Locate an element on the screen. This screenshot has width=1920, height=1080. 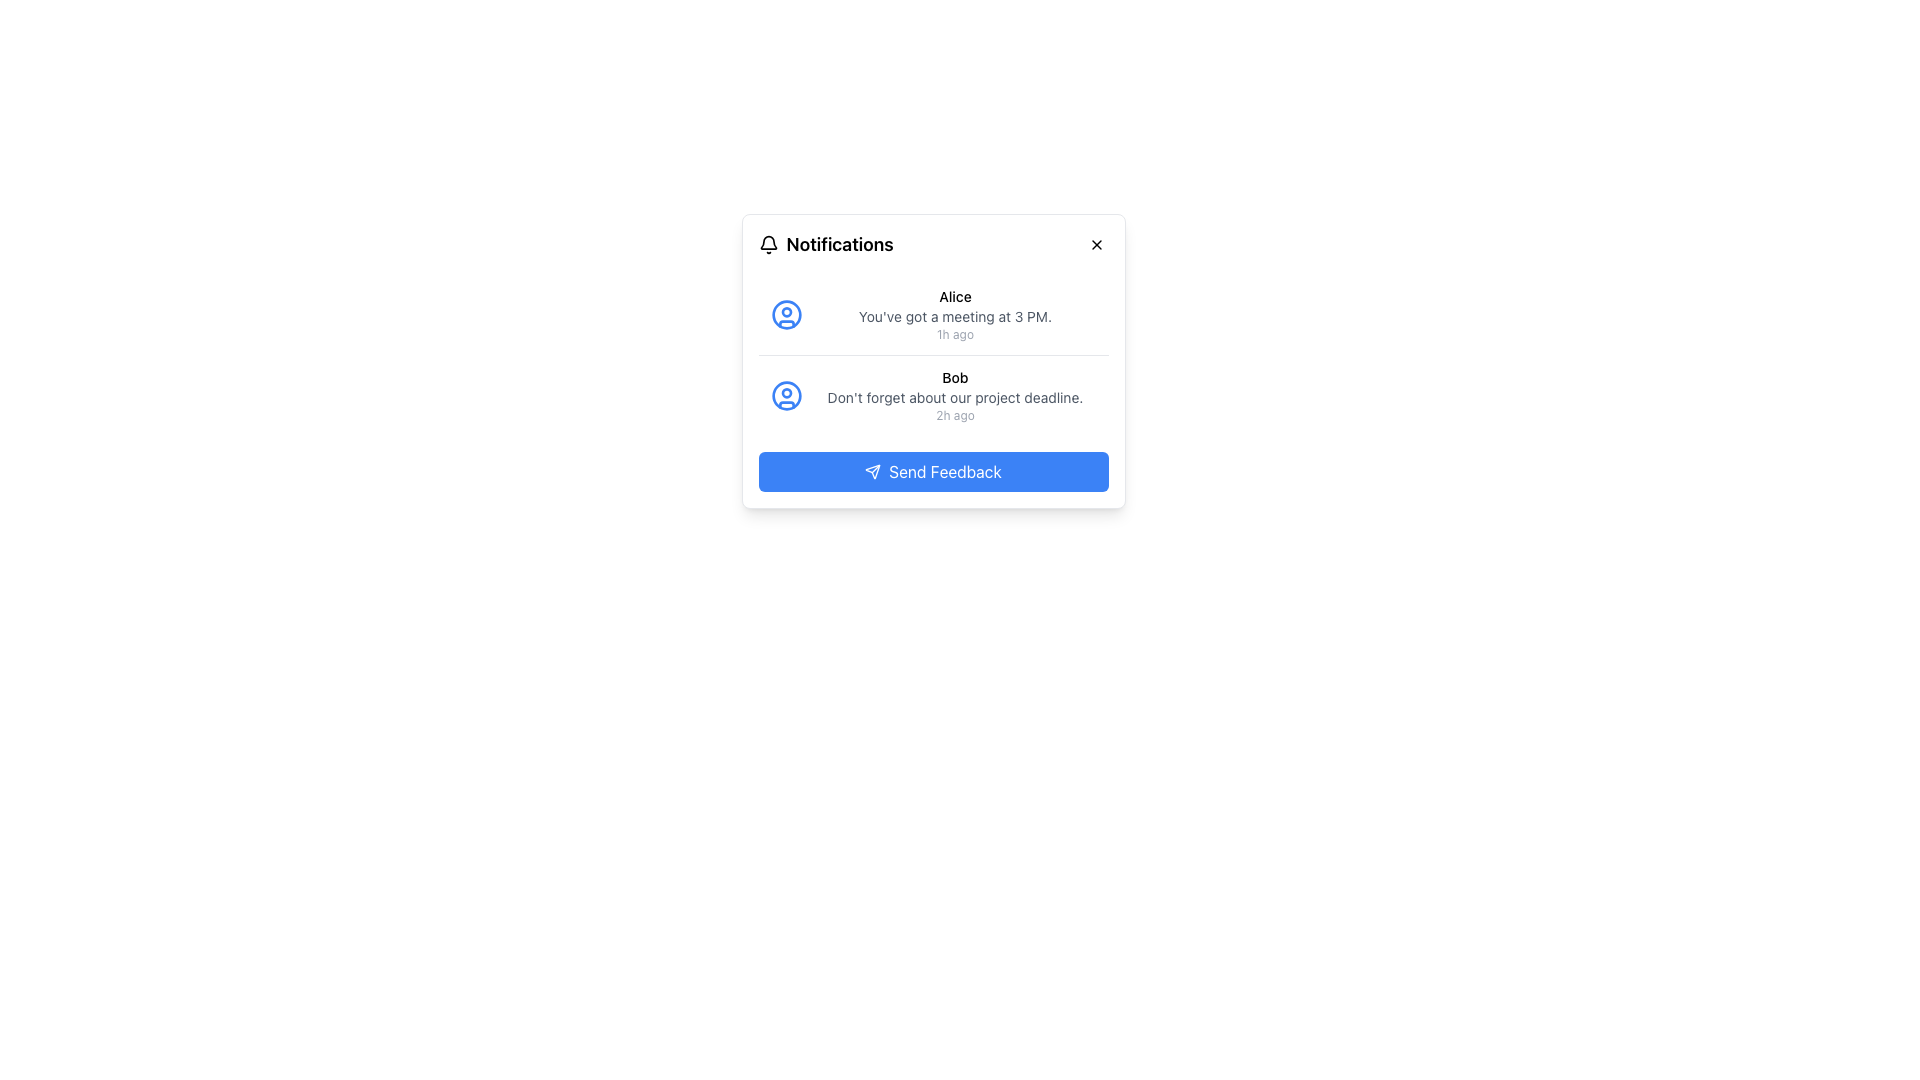
notification item informing about an event scheduled for 3 PM, which is located at the top of the notifications list under the 'Notifications' header is located at coordinates (954, 315).